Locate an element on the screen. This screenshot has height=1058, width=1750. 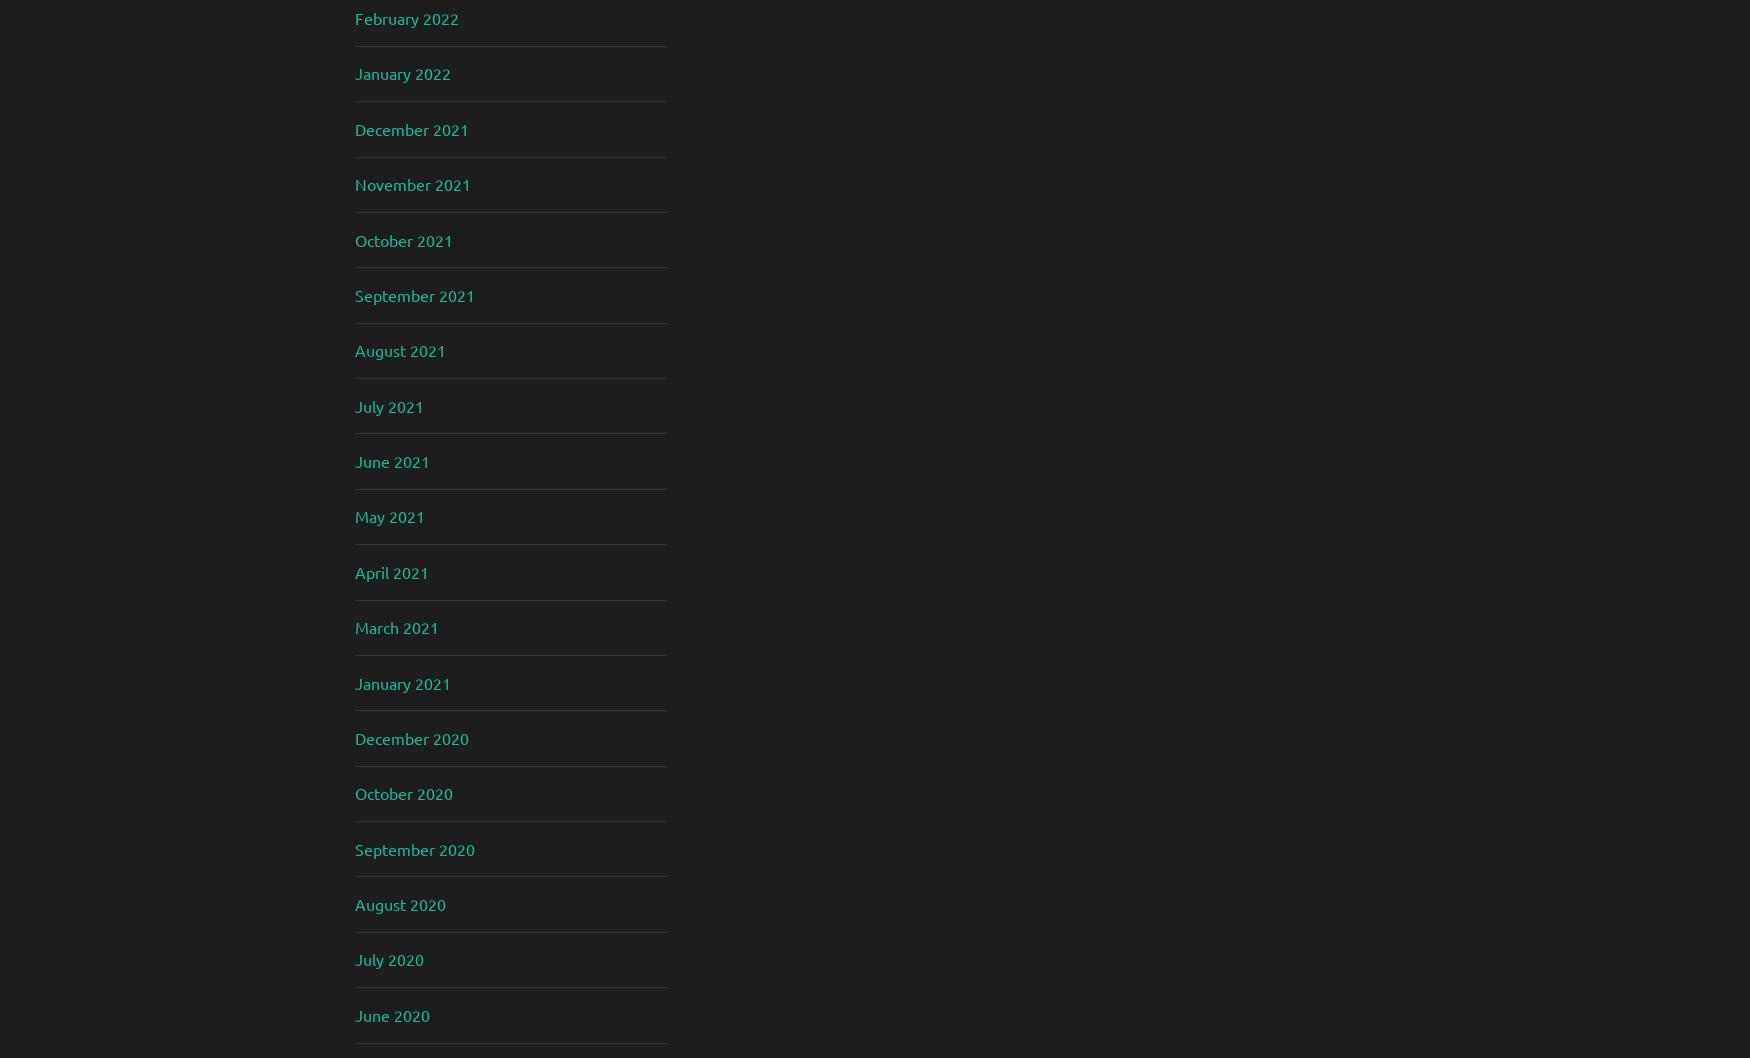
'August 2020' is located at coordinates (399, 903).